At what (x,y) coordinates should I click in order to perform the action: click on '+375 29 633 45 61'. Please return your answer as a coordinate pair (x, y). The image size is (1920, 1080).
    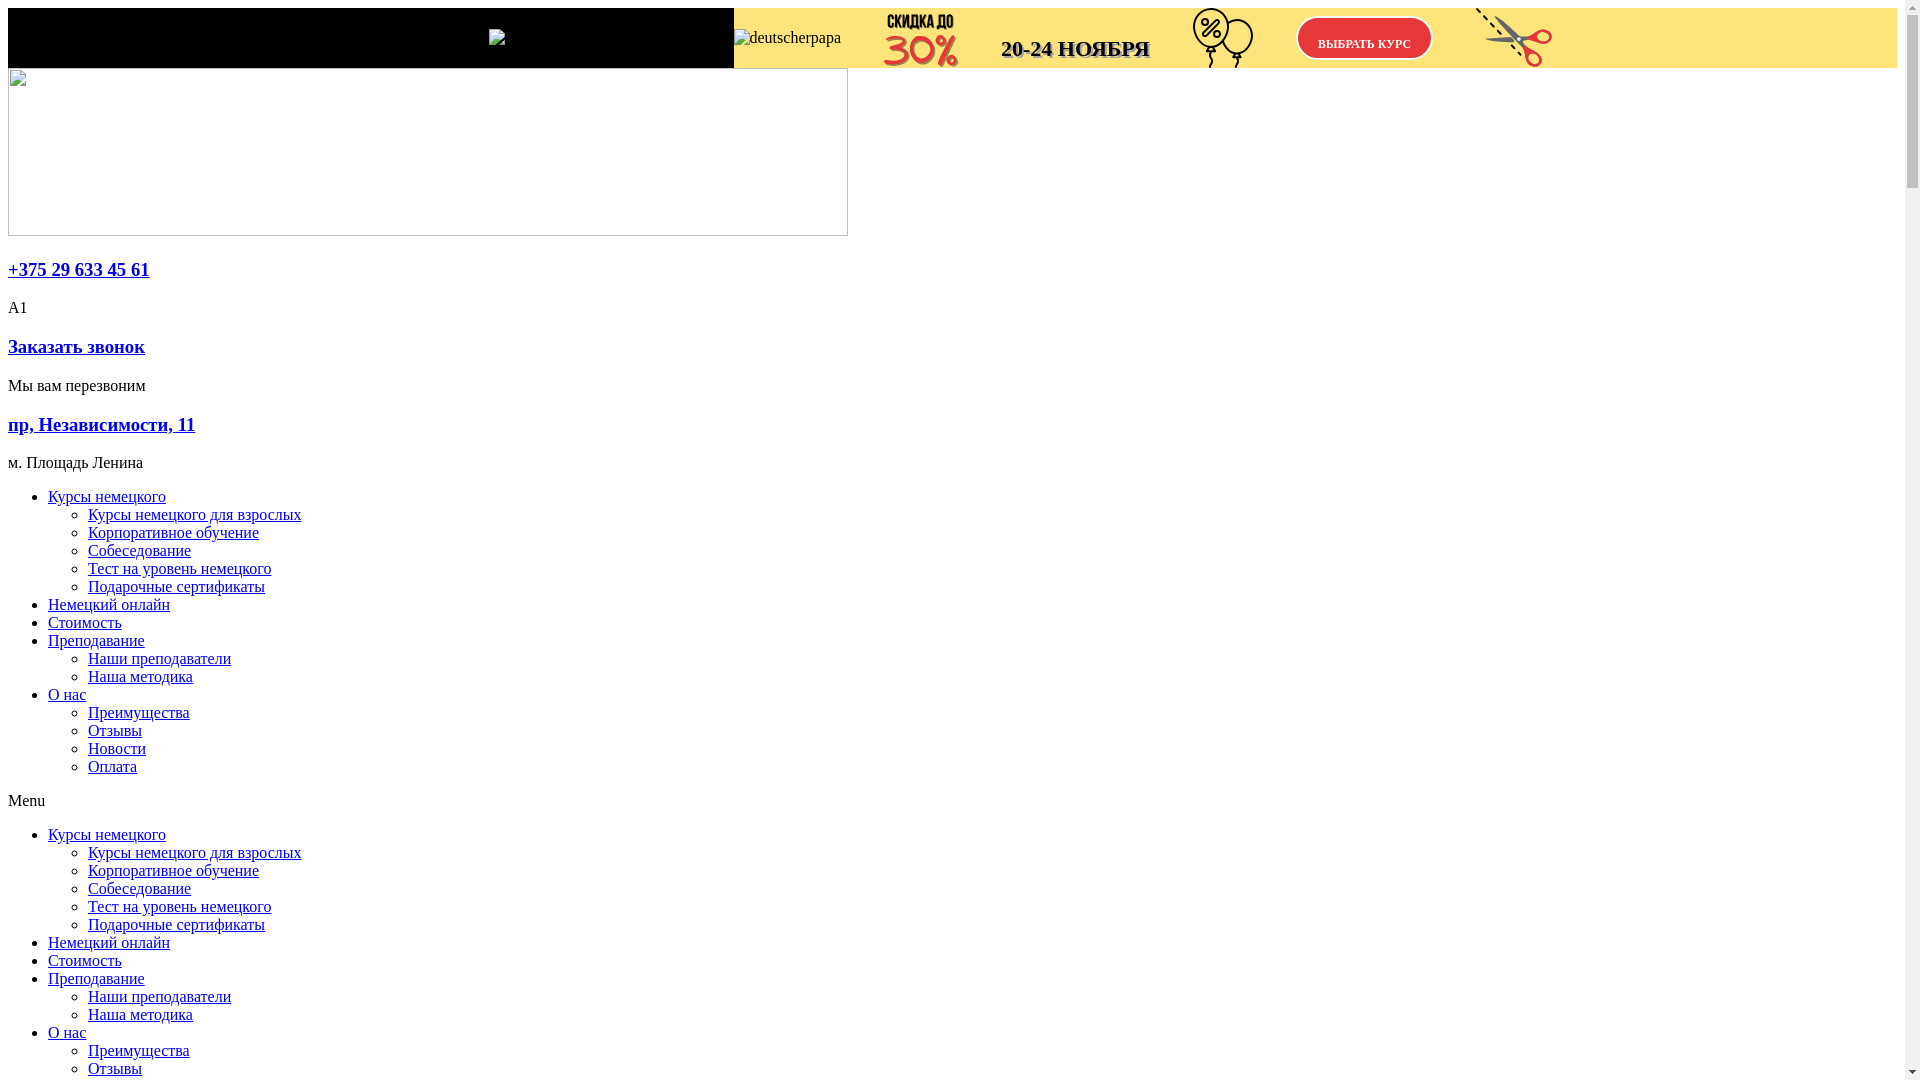
    Looking at the image, I should click on (78, 268).